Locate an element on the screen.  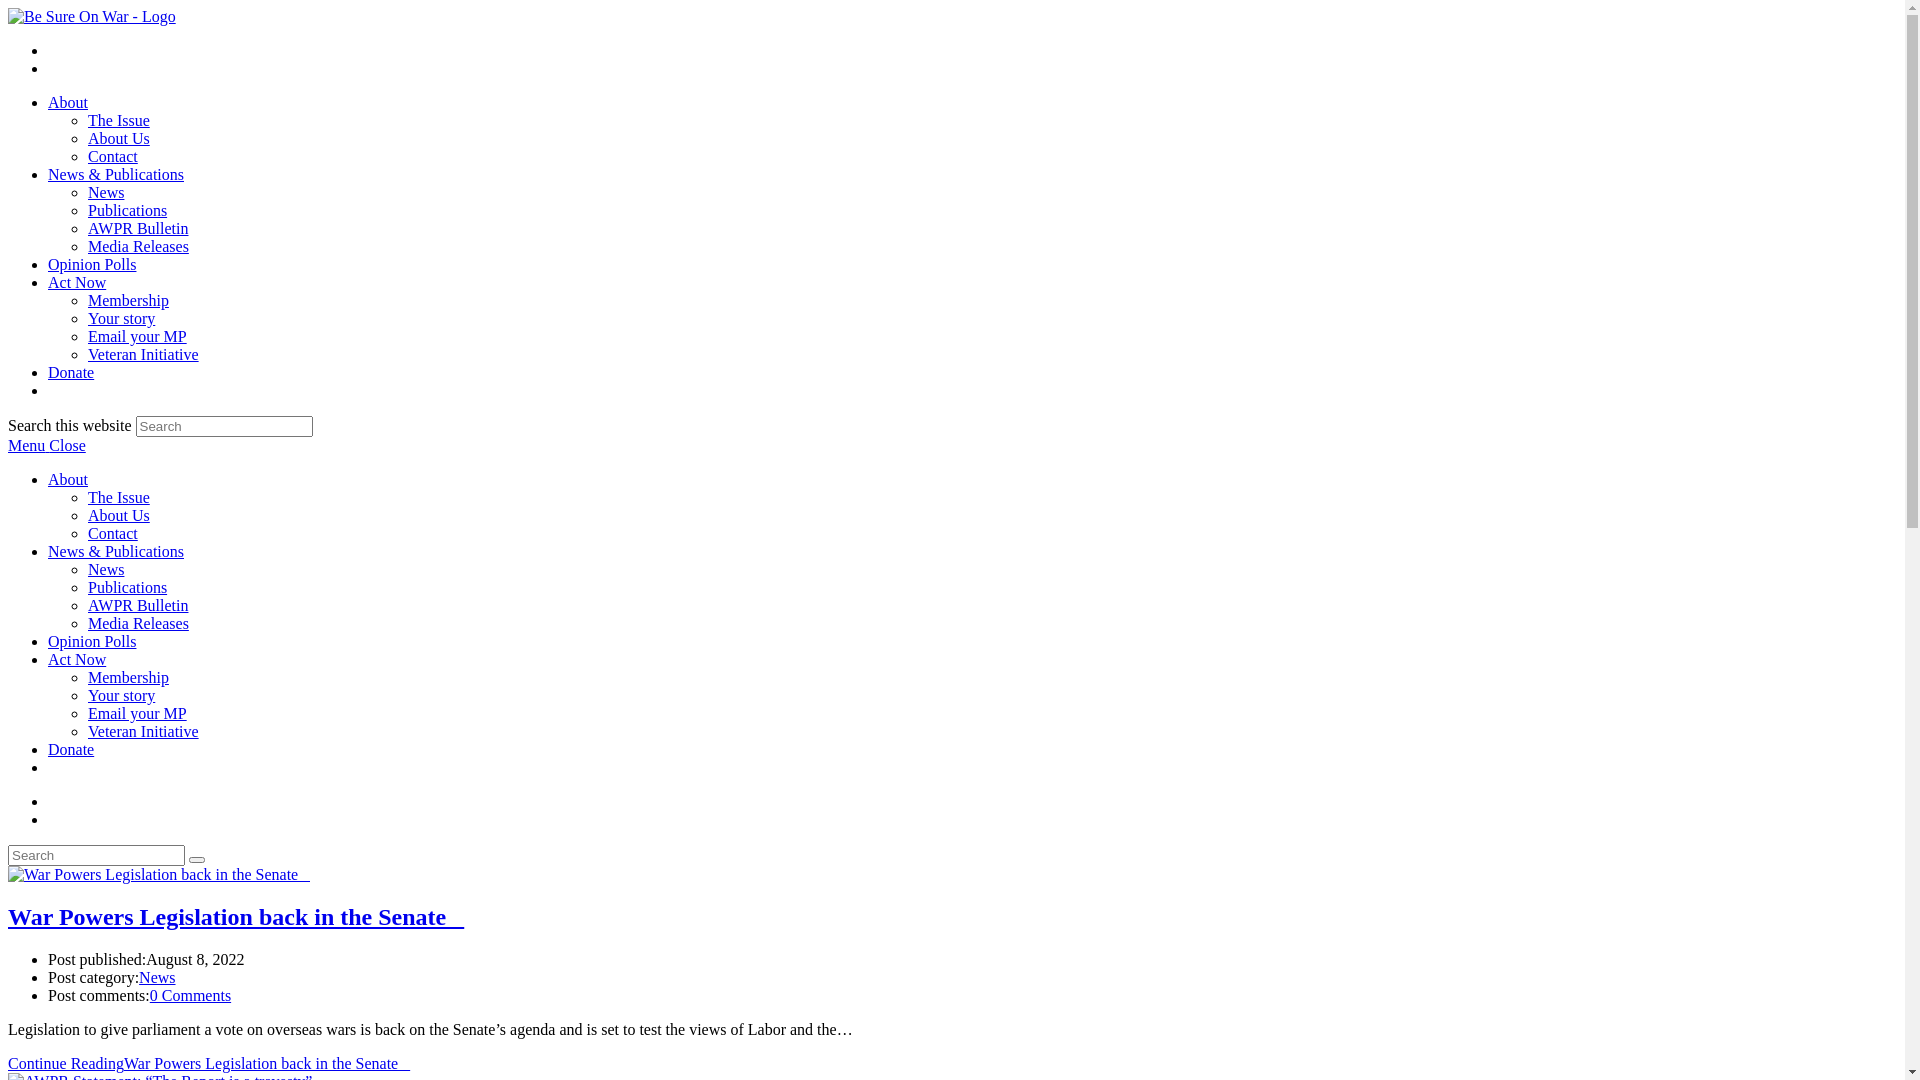
'Email your MP' is located at coordinates (136, 335).